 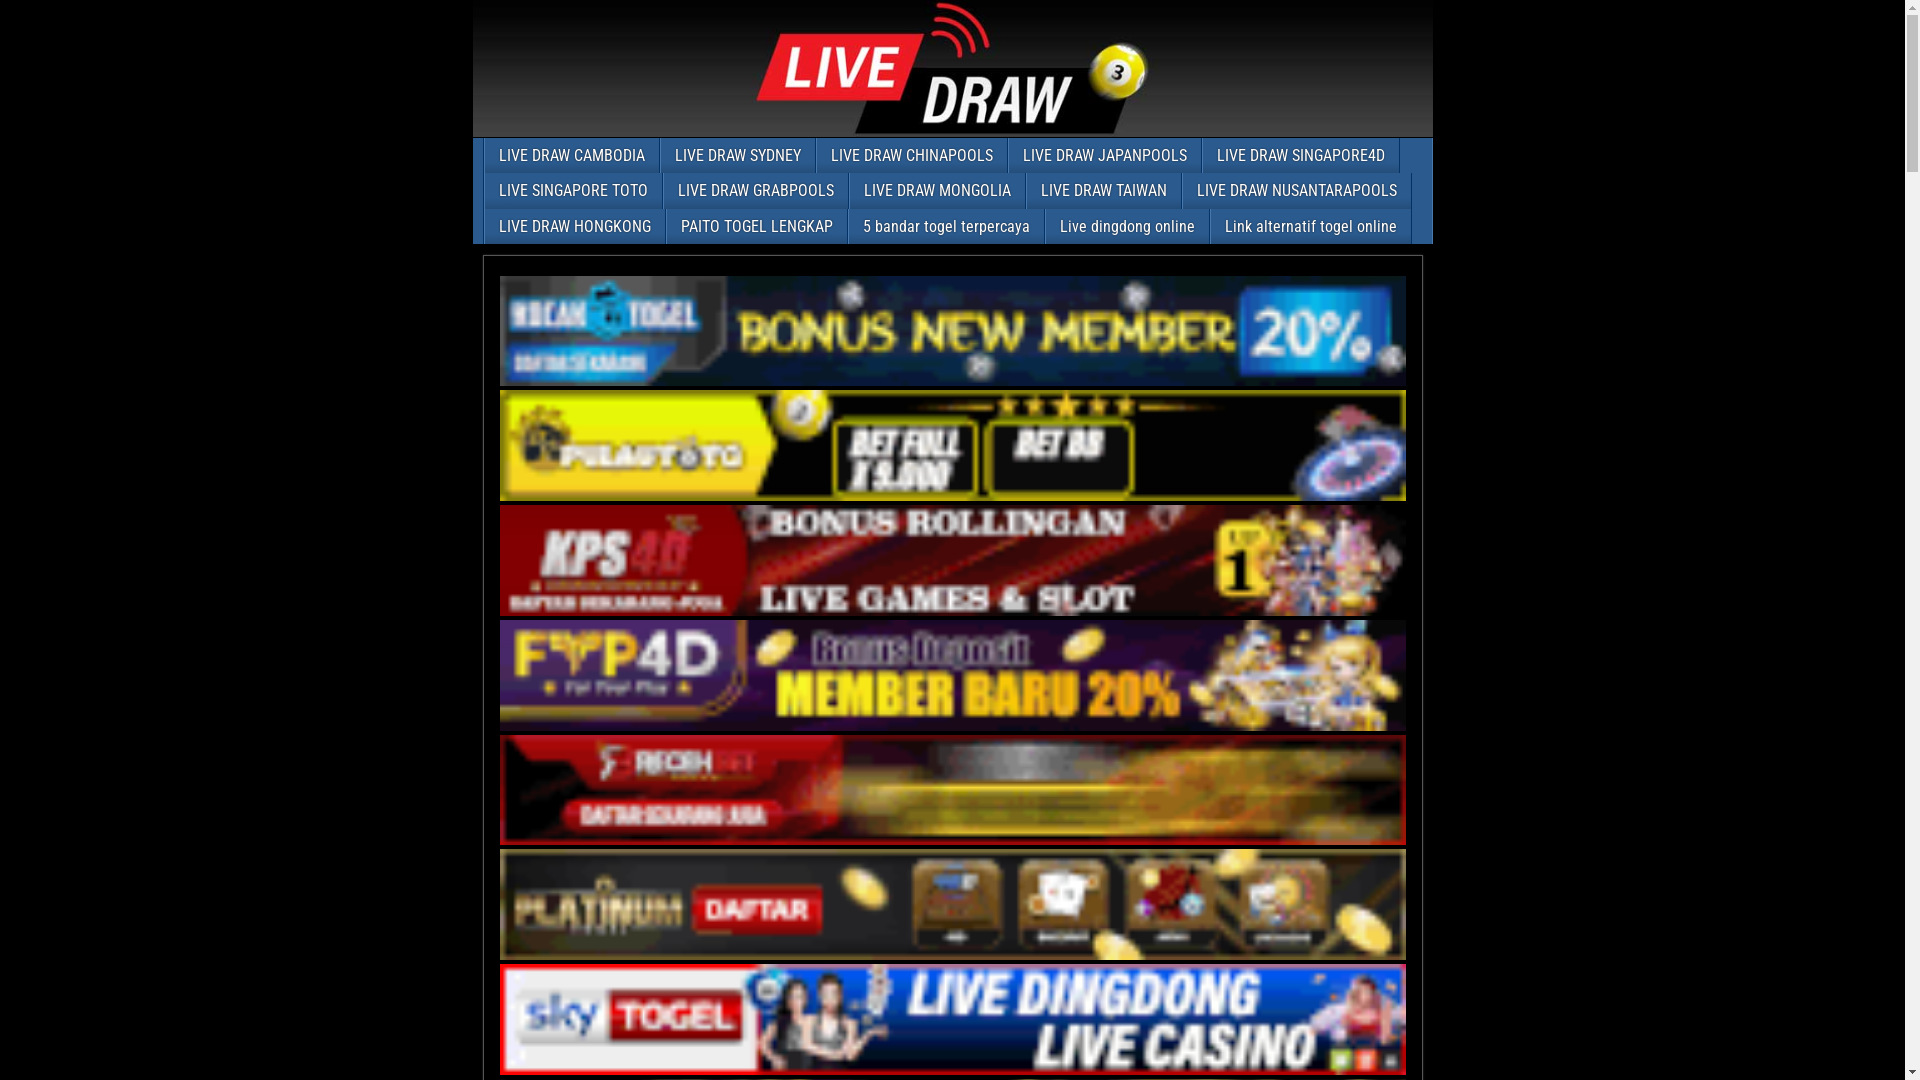 I want to click on 'LIVE DRAW NUSANTARAPOOLS', so click(x=1296, y=190).